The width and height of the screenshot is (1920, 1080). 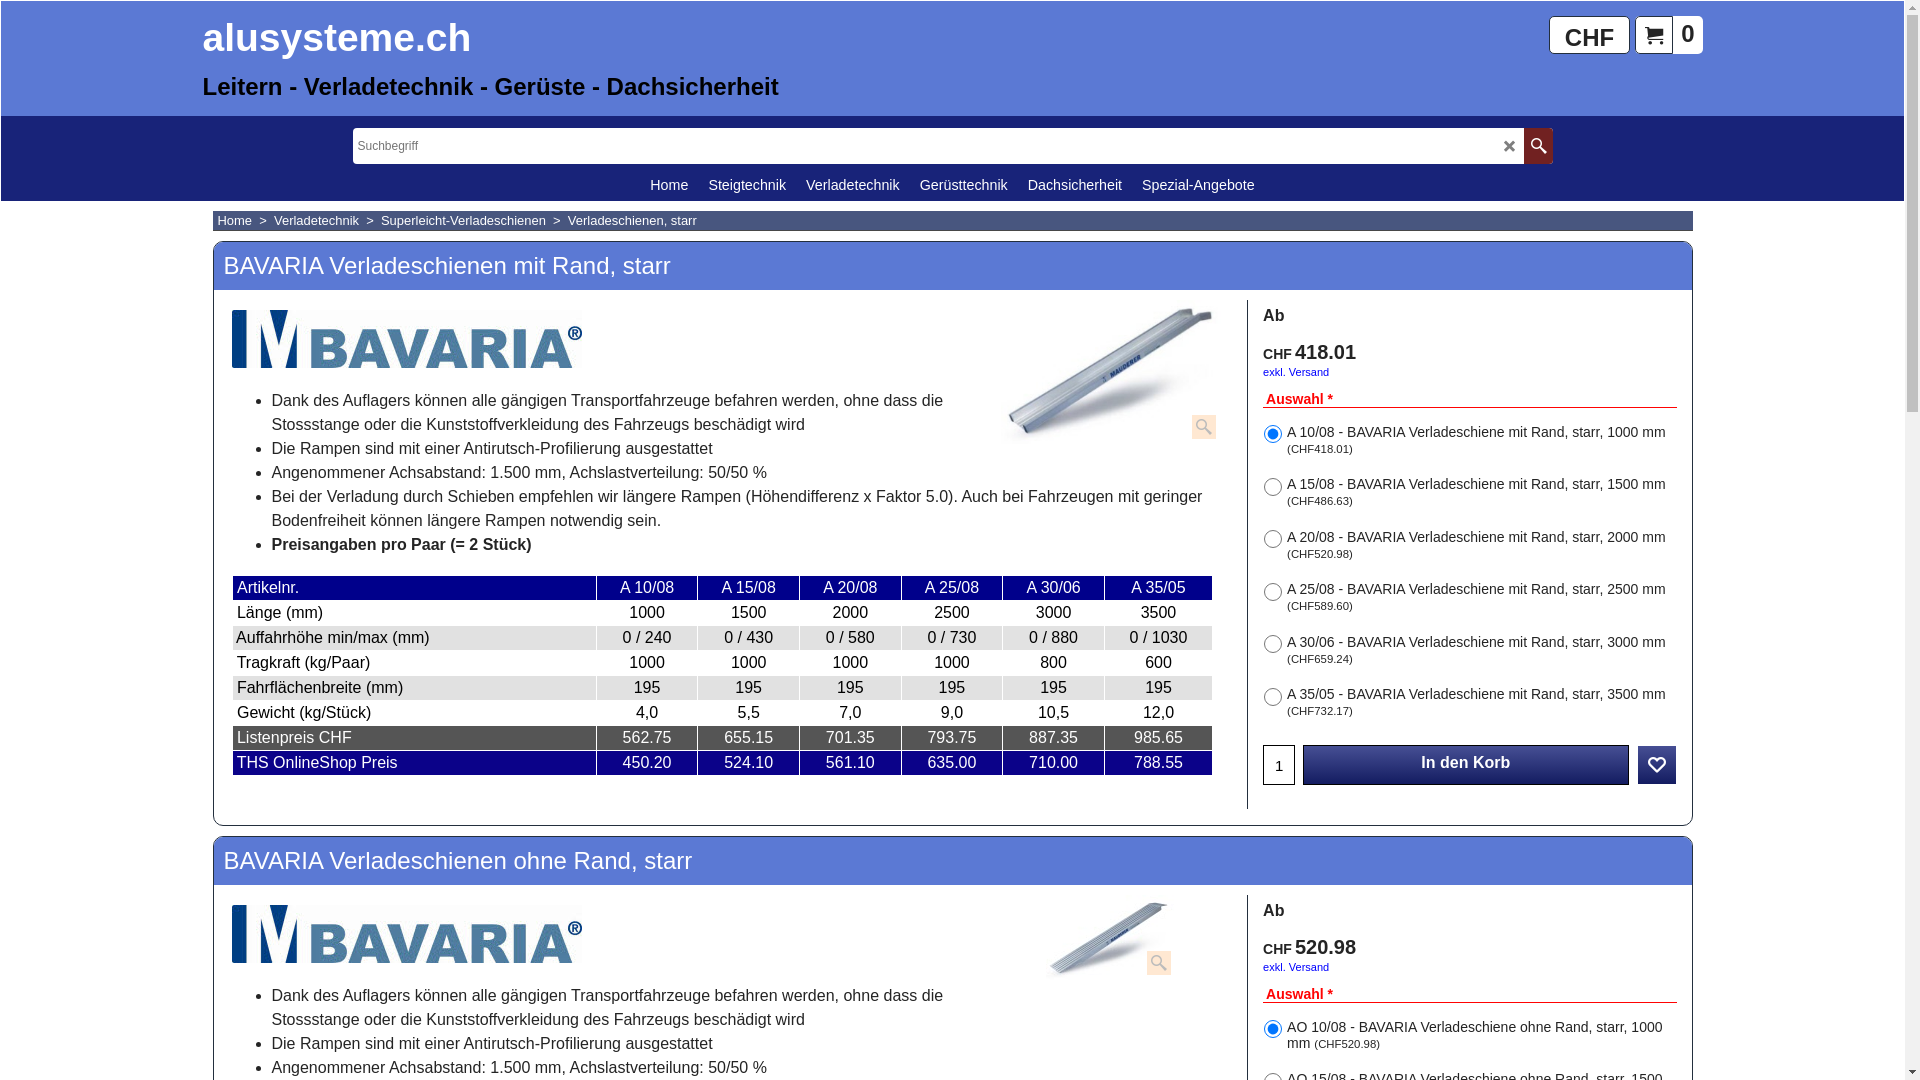 What do you see at coordinates (1074, 184) in the screenshot?
I see `'Dachsicherheit'` at bounding box center [1074, 184].